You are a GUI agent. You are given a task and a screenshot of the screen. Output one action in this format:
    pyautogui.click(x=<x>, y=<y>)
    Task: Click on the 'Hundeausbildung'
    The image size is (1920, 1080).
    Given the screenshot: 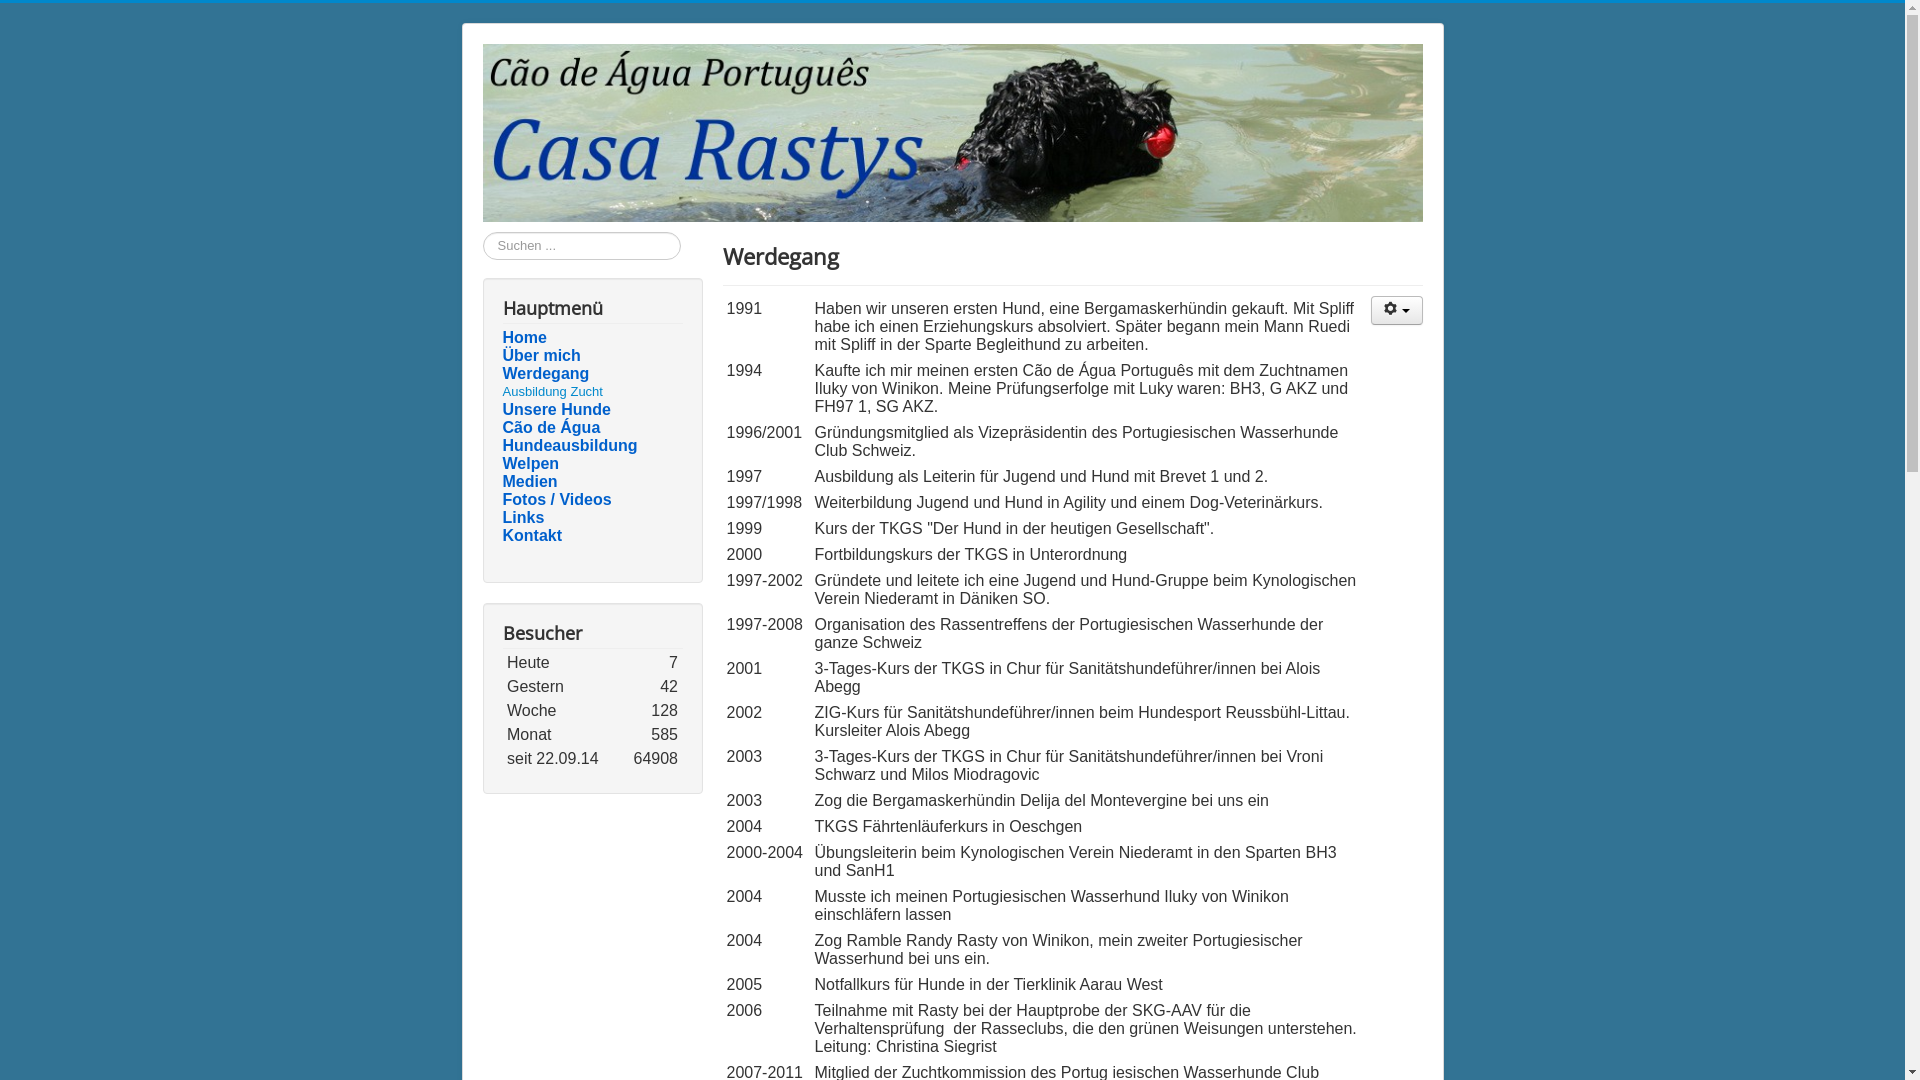 What is the action you would take?
    pyautogui.click(x=590, y=445)
    